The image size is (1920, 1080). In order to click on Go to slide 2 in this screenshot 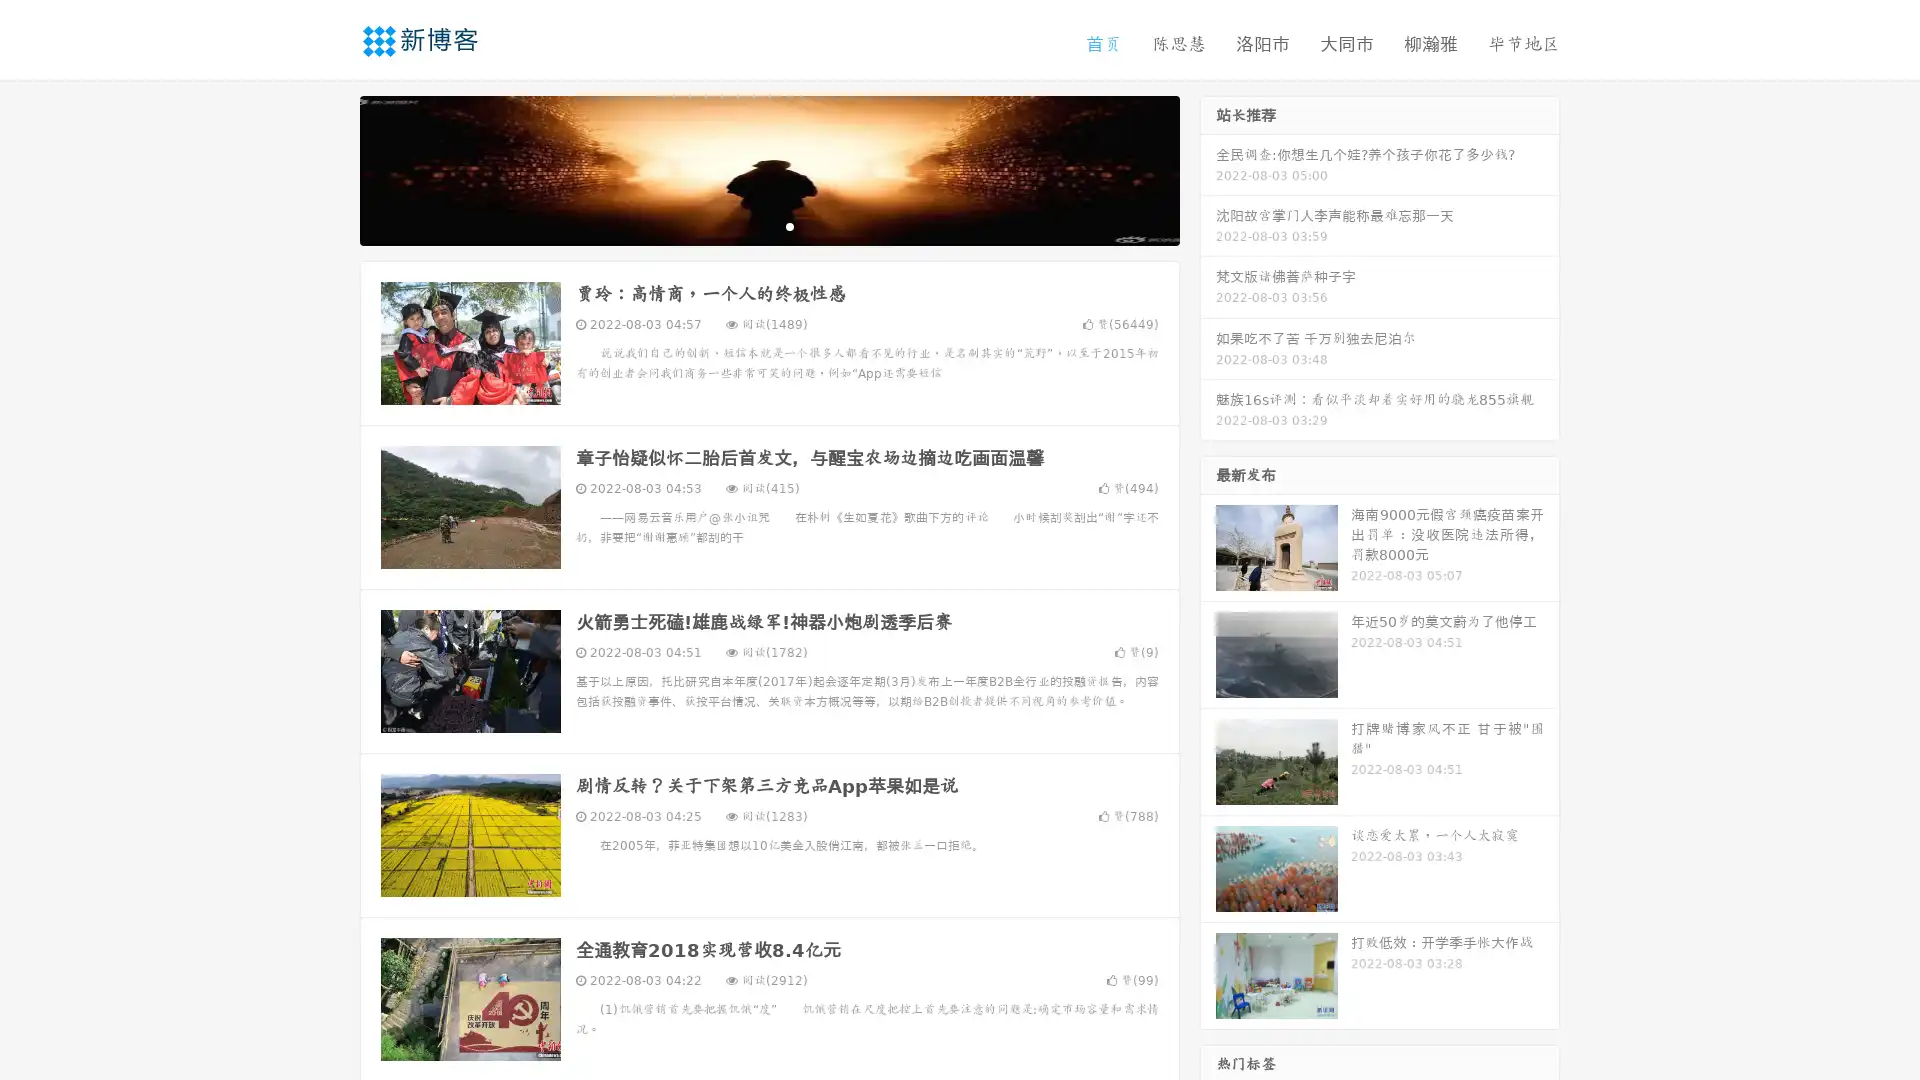, I will do `click(768, 225)`.